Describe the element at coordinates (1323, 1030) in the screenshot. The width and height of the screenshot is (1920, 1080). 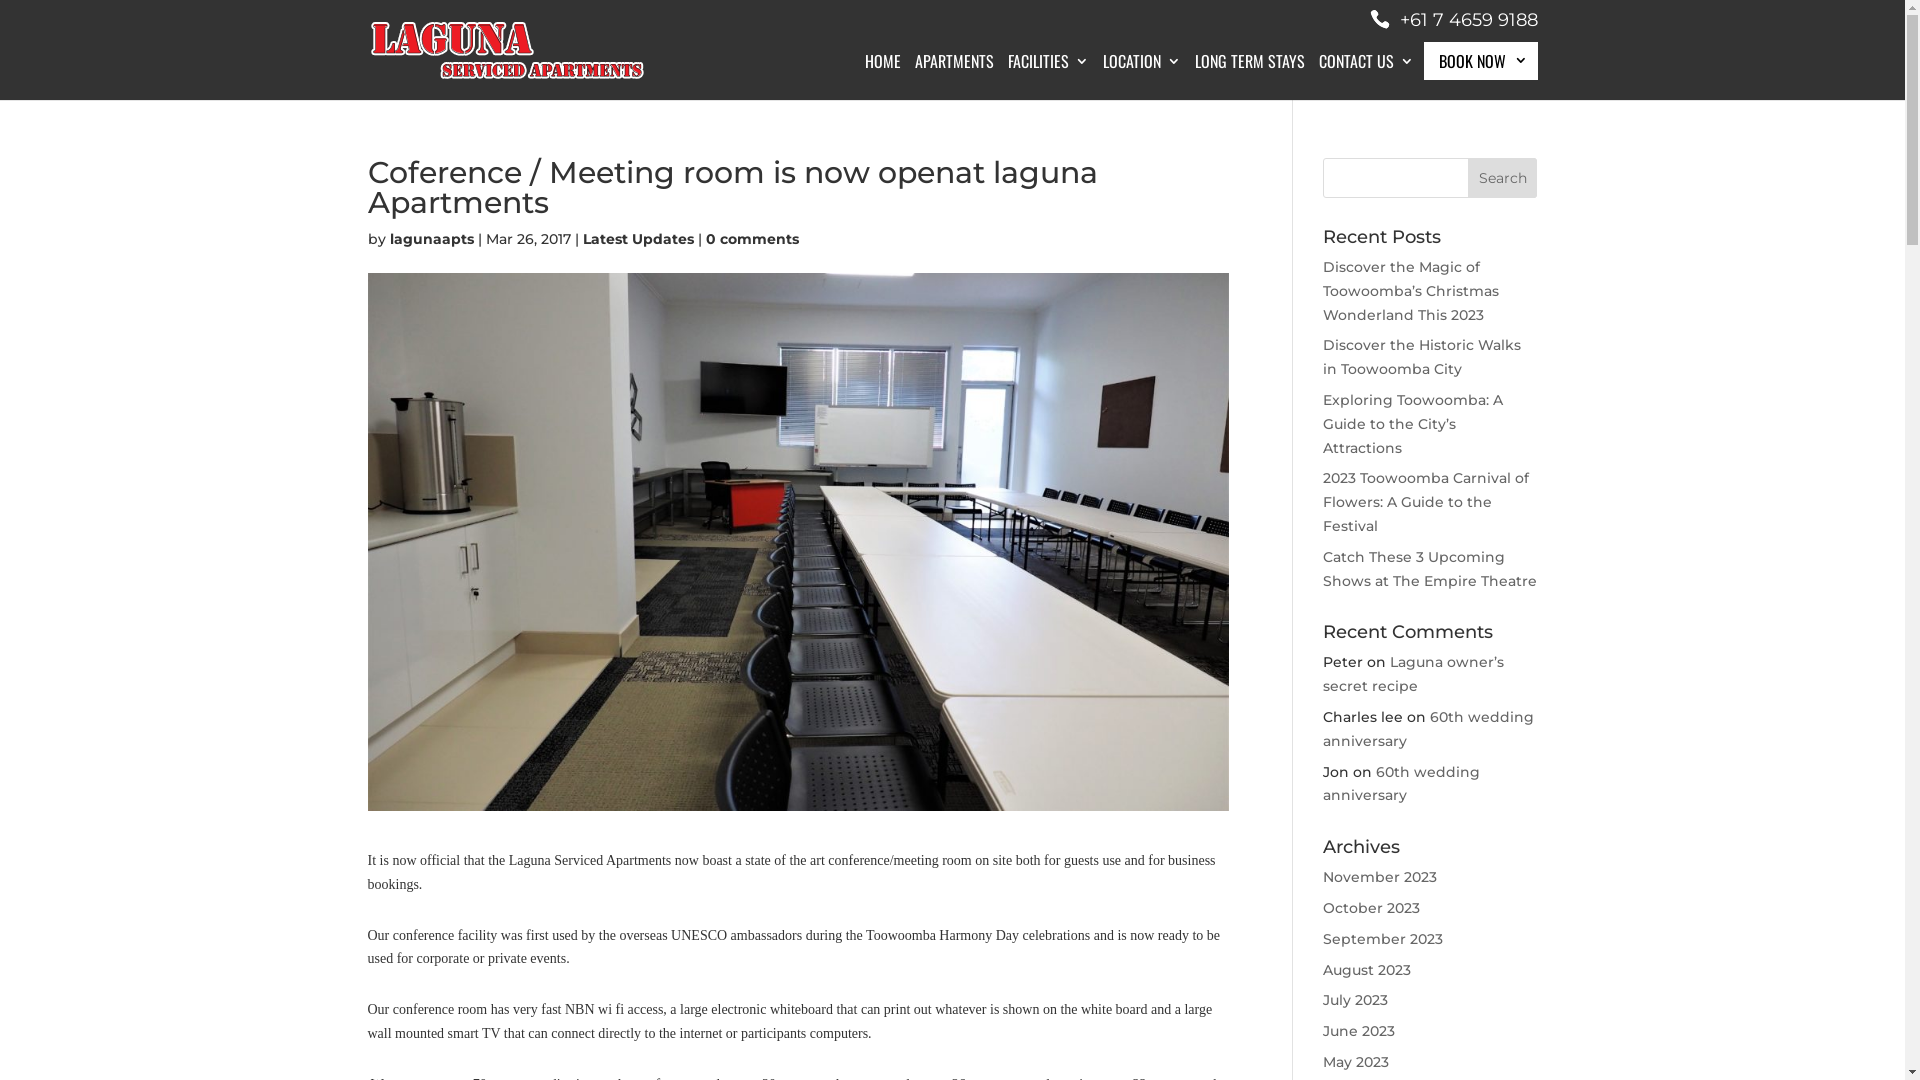
I see `'June 2023'` at that location.